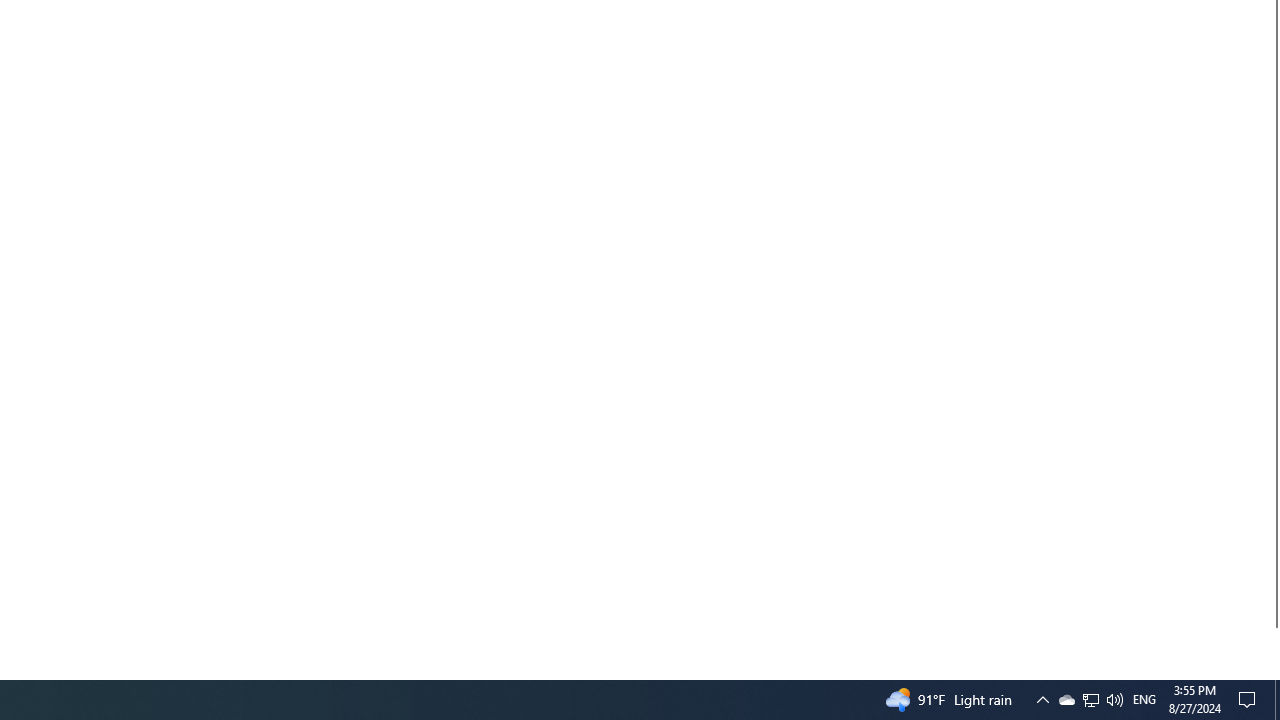 This screenshot has width=1280, height=720. Describe the element at coordinates (1271, 671) in the screenshot. I see `'Vertical Small Increase'` at that location.